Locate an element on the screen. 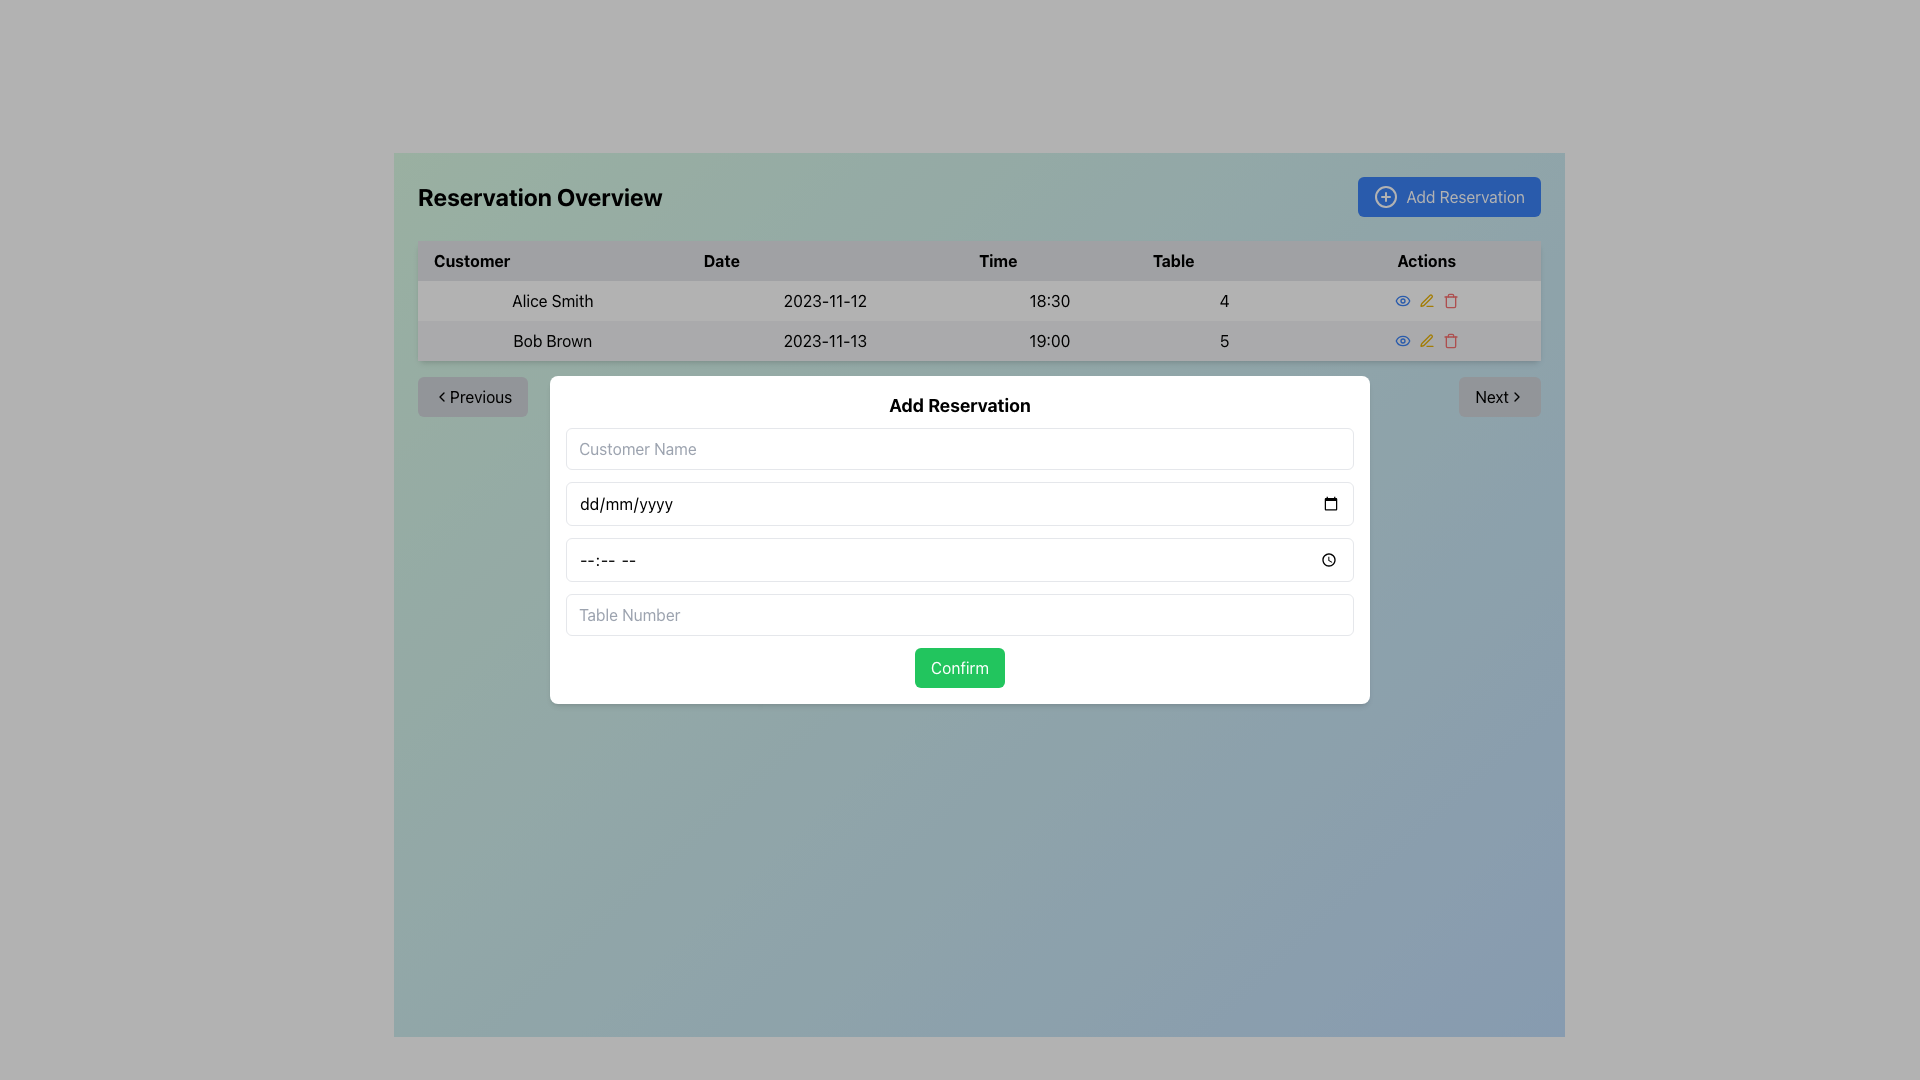  the text element displaying 'Bob Brown' in the first cell of the second row under the 'Customer' heading is located at coordinates (552, 339).